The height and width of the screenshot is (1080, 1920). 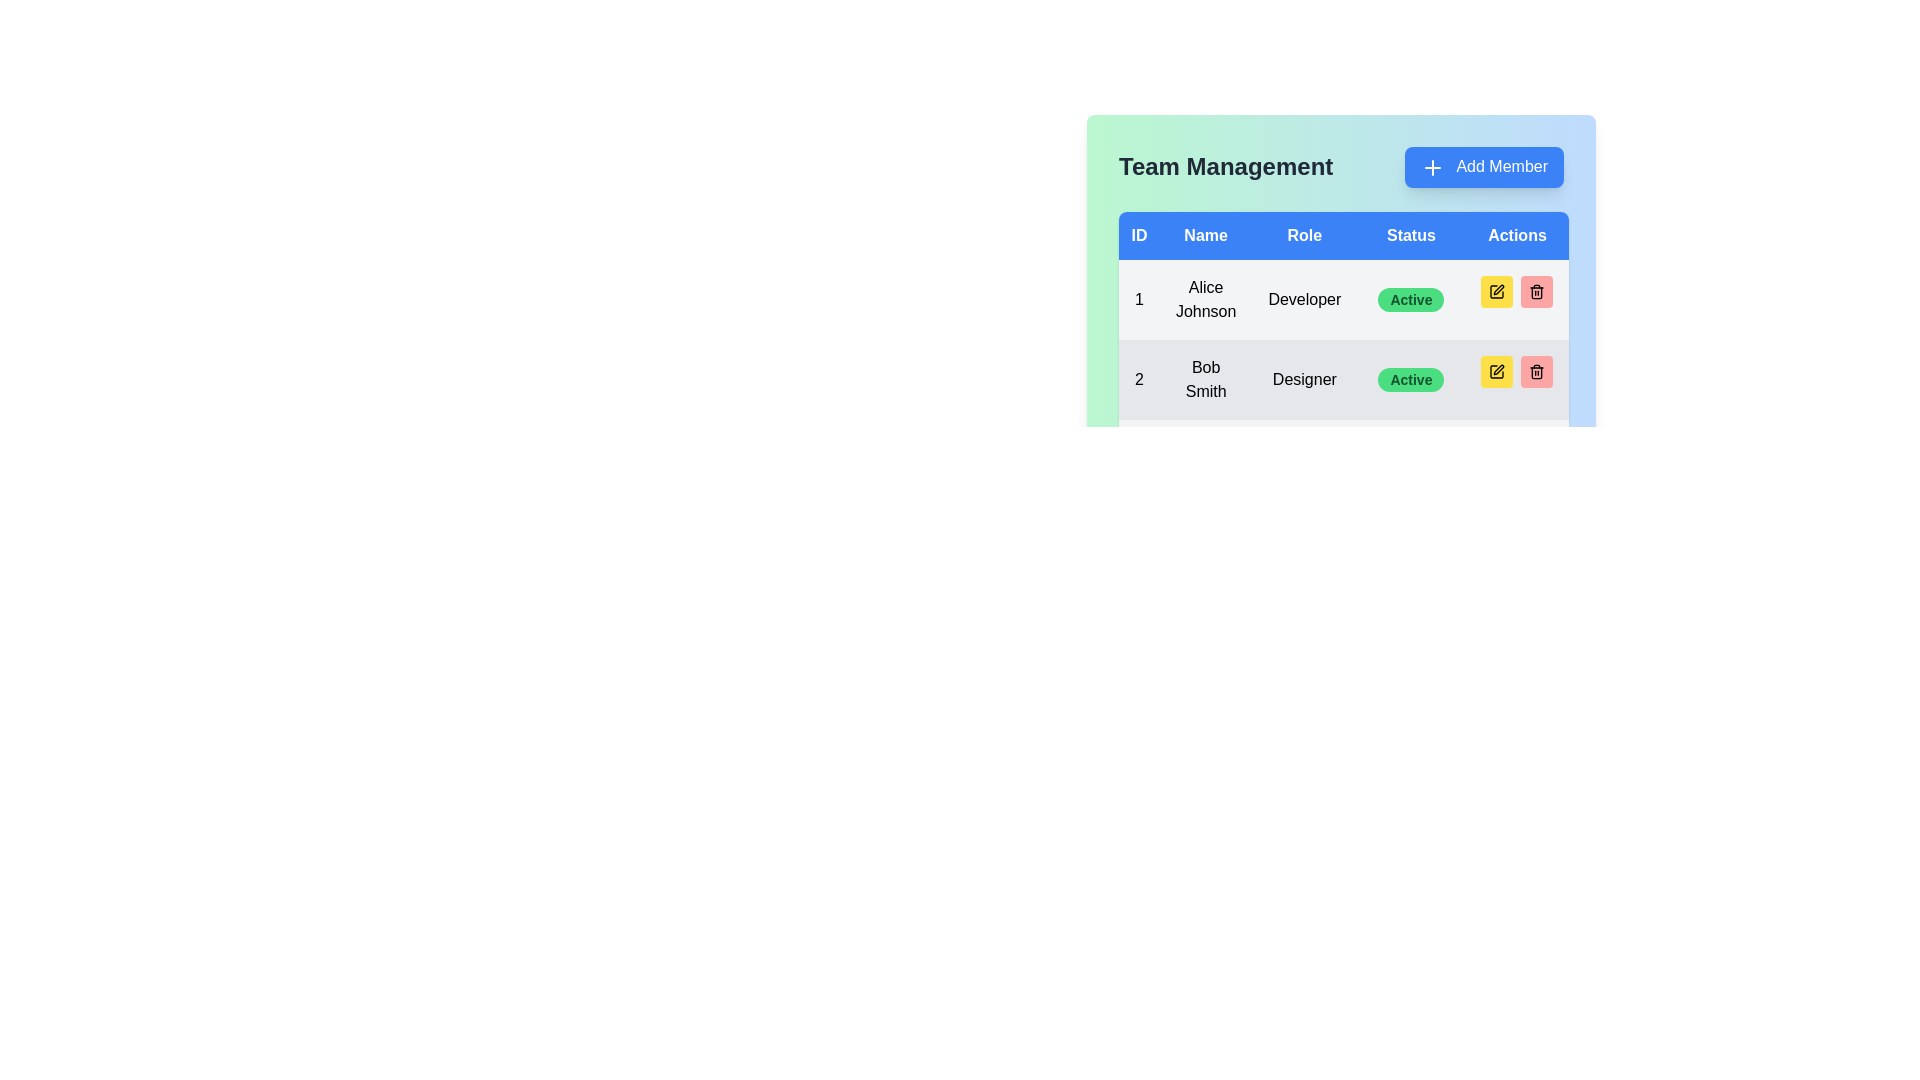 I want to click on the 'Role' text label, which is the third label in a blue header bar containing similar labels ('ID', 'Name', 'Role', 'Status', 'Actions'), so click(x=1304, y=234).